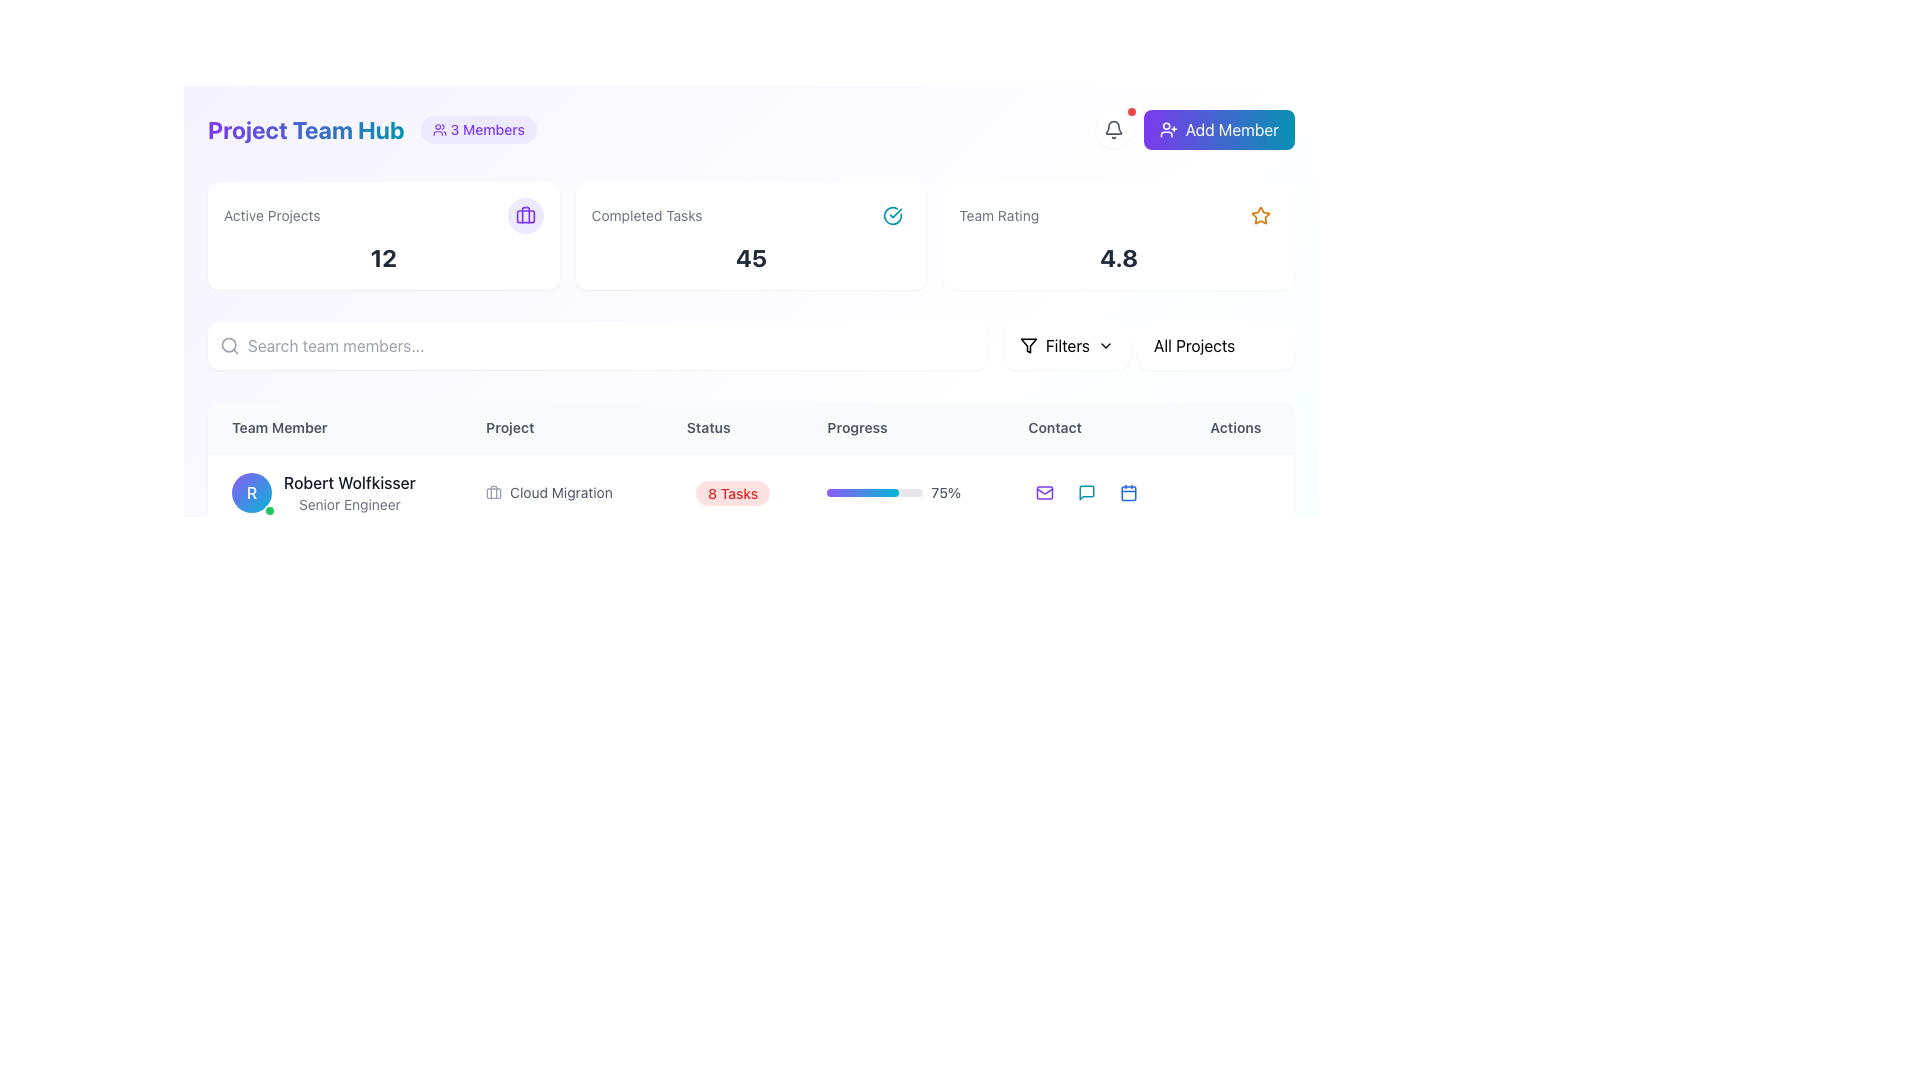 The width and height of the screenshot is (1920, 1080). What do you see at coordinates (271, 216) in the screenshot?
I see `the text label located at the top-left area of the section, which provides context about the contents beneath it` at bounding box center [271, 216].